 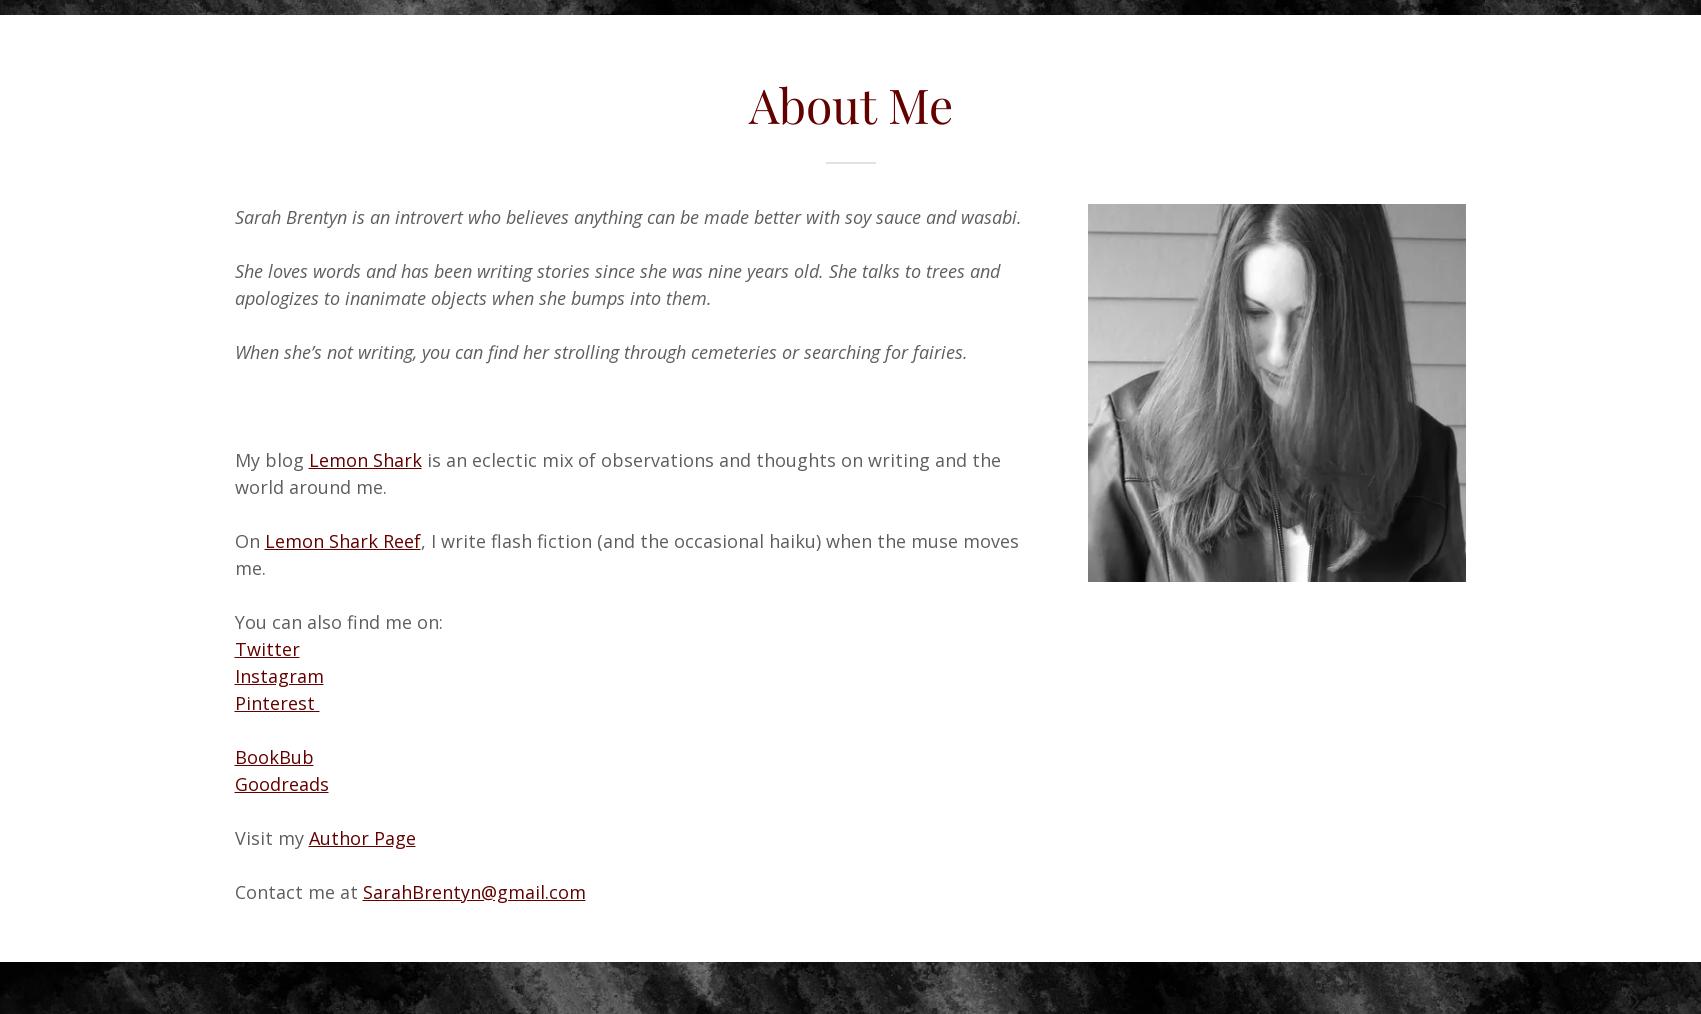 I want to click on 'BookBub', so click(x=273, y=755).